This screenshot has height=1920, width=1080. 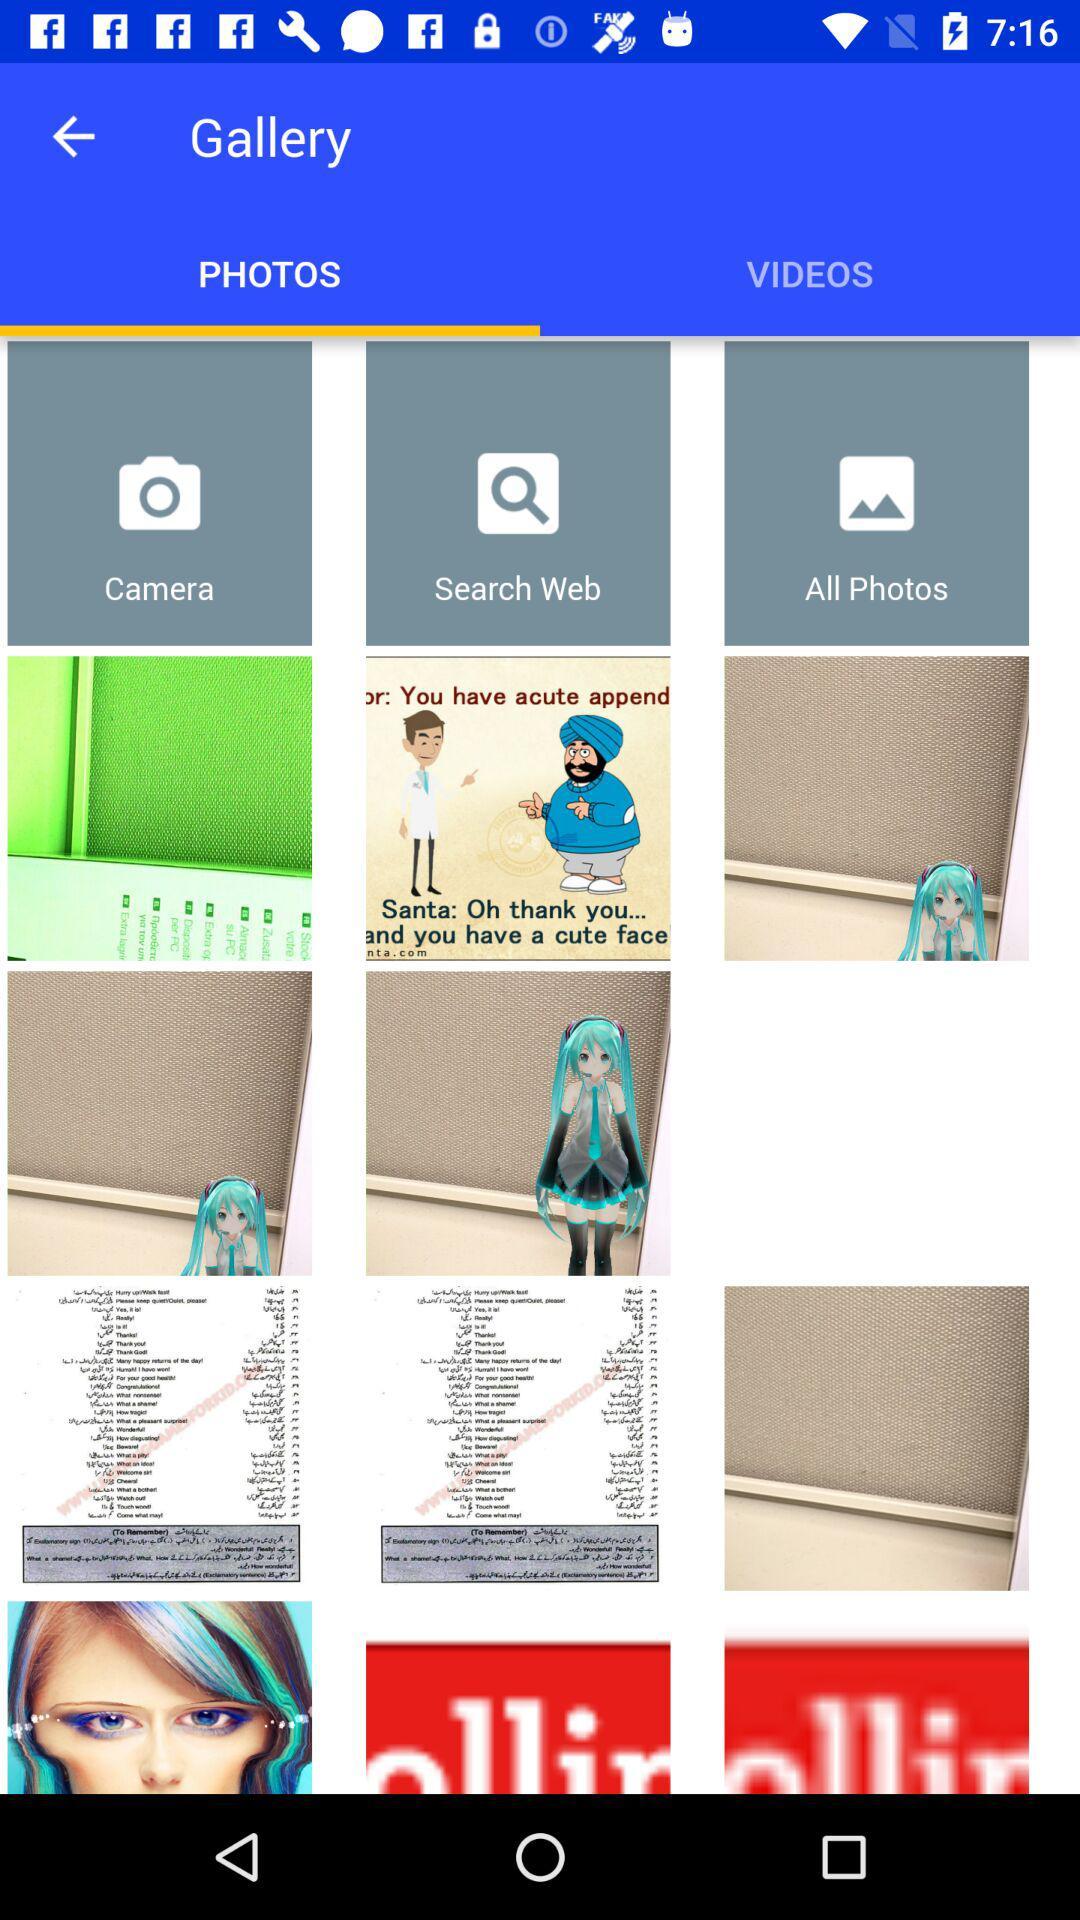 What do you see at coordinates (158, 1123) in the screenshot?
I see `the second picture positioned vertically under the camera` at bounding box center [158, 1123].